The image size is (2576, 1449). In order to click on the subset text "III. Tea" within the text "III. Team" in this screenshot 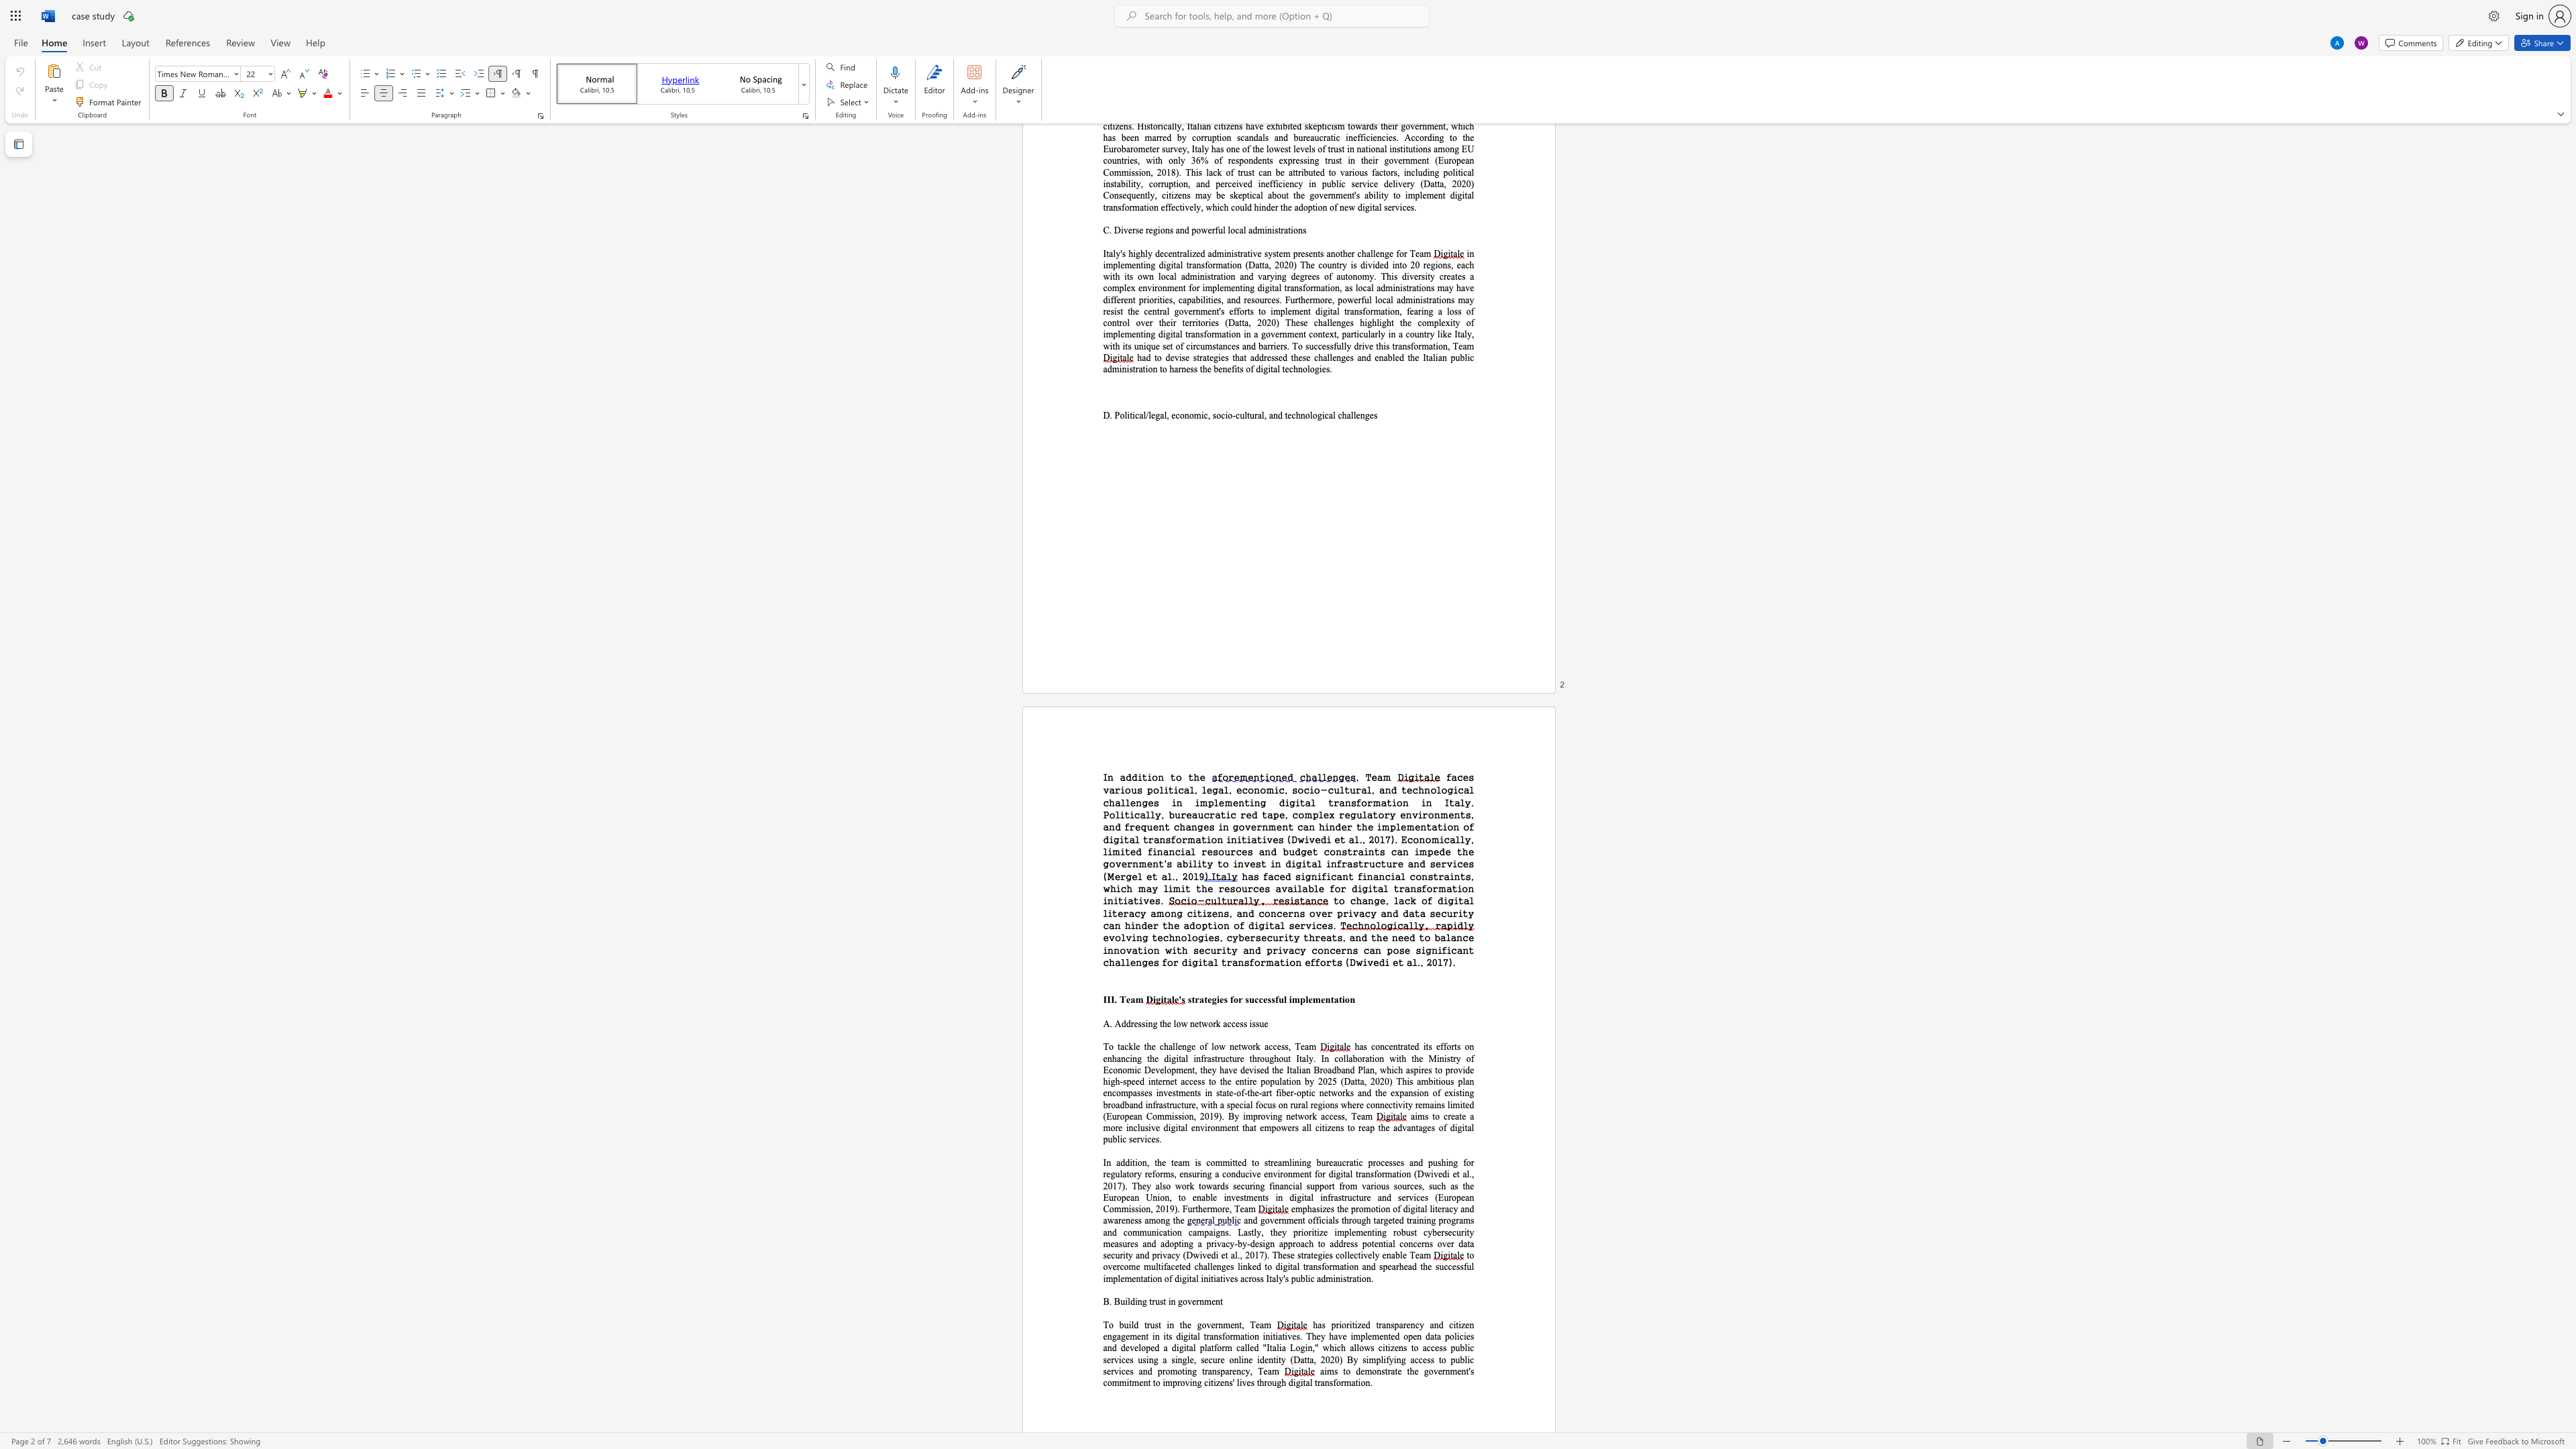, I will do `click(1103, 998)`.